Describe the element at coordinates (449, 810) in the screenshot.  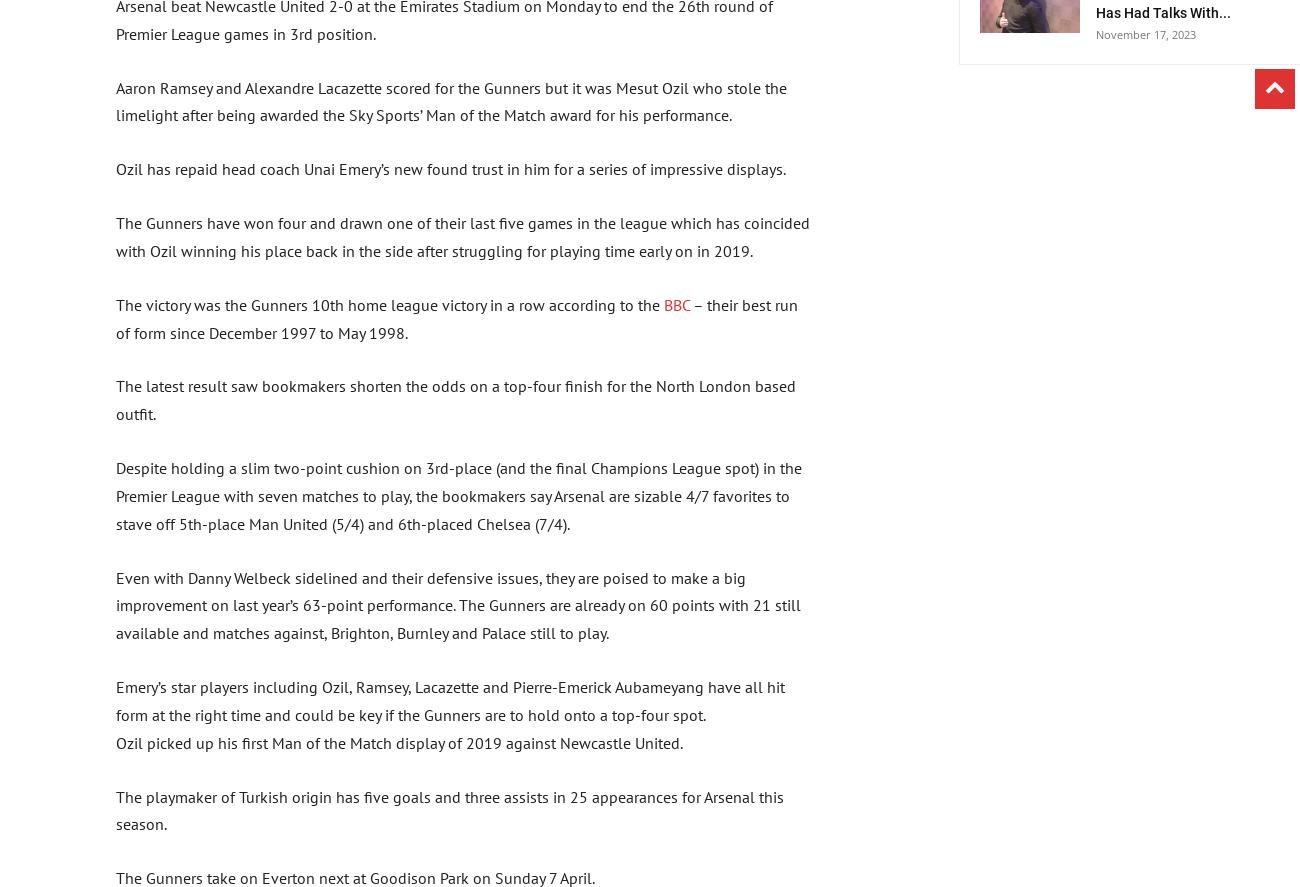
I see `'The playmaker of Turkish origin has five goals and three assists in 25 appearances for Arsenal this season.'` at that location.